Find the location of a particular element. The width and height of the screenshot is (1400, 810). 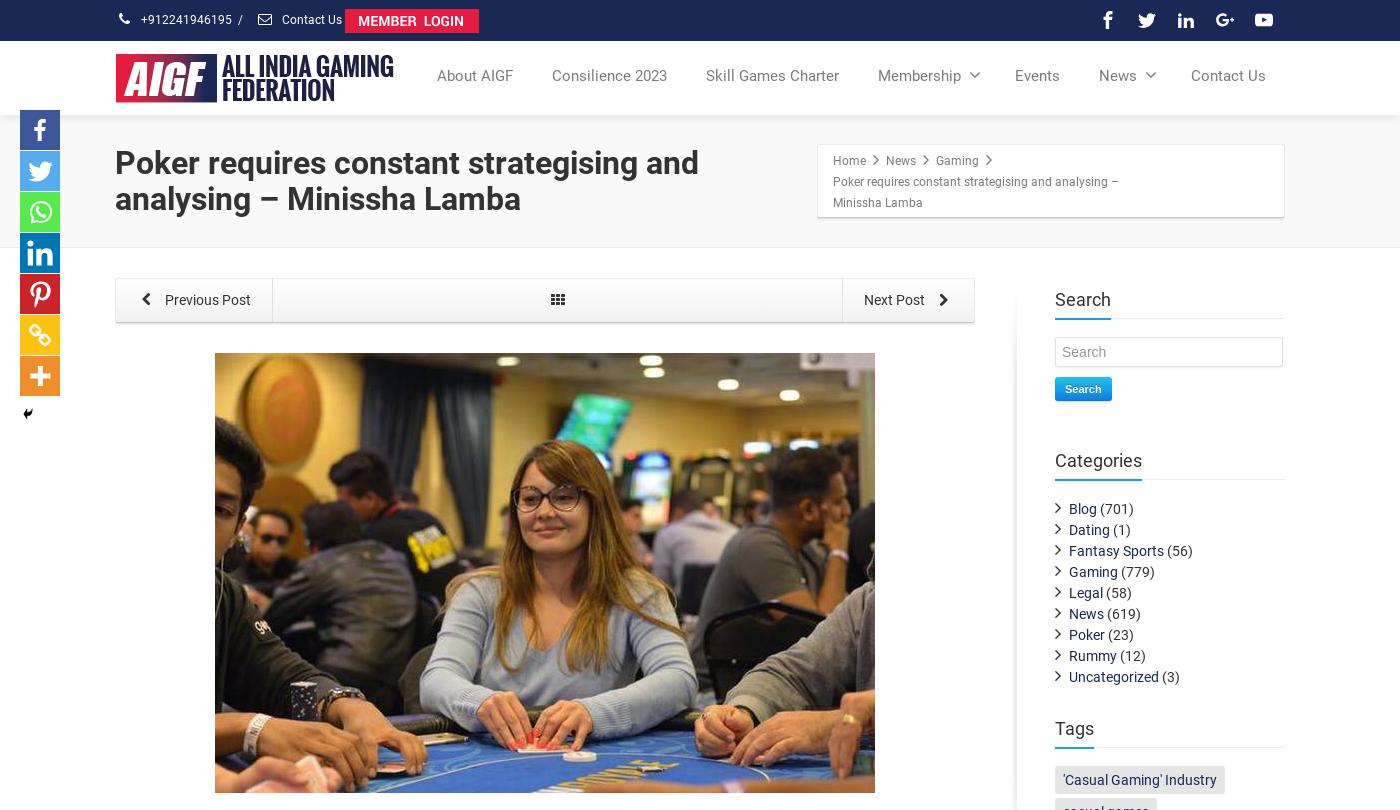

'Contact Us' is located at coordinates (1190, 75).